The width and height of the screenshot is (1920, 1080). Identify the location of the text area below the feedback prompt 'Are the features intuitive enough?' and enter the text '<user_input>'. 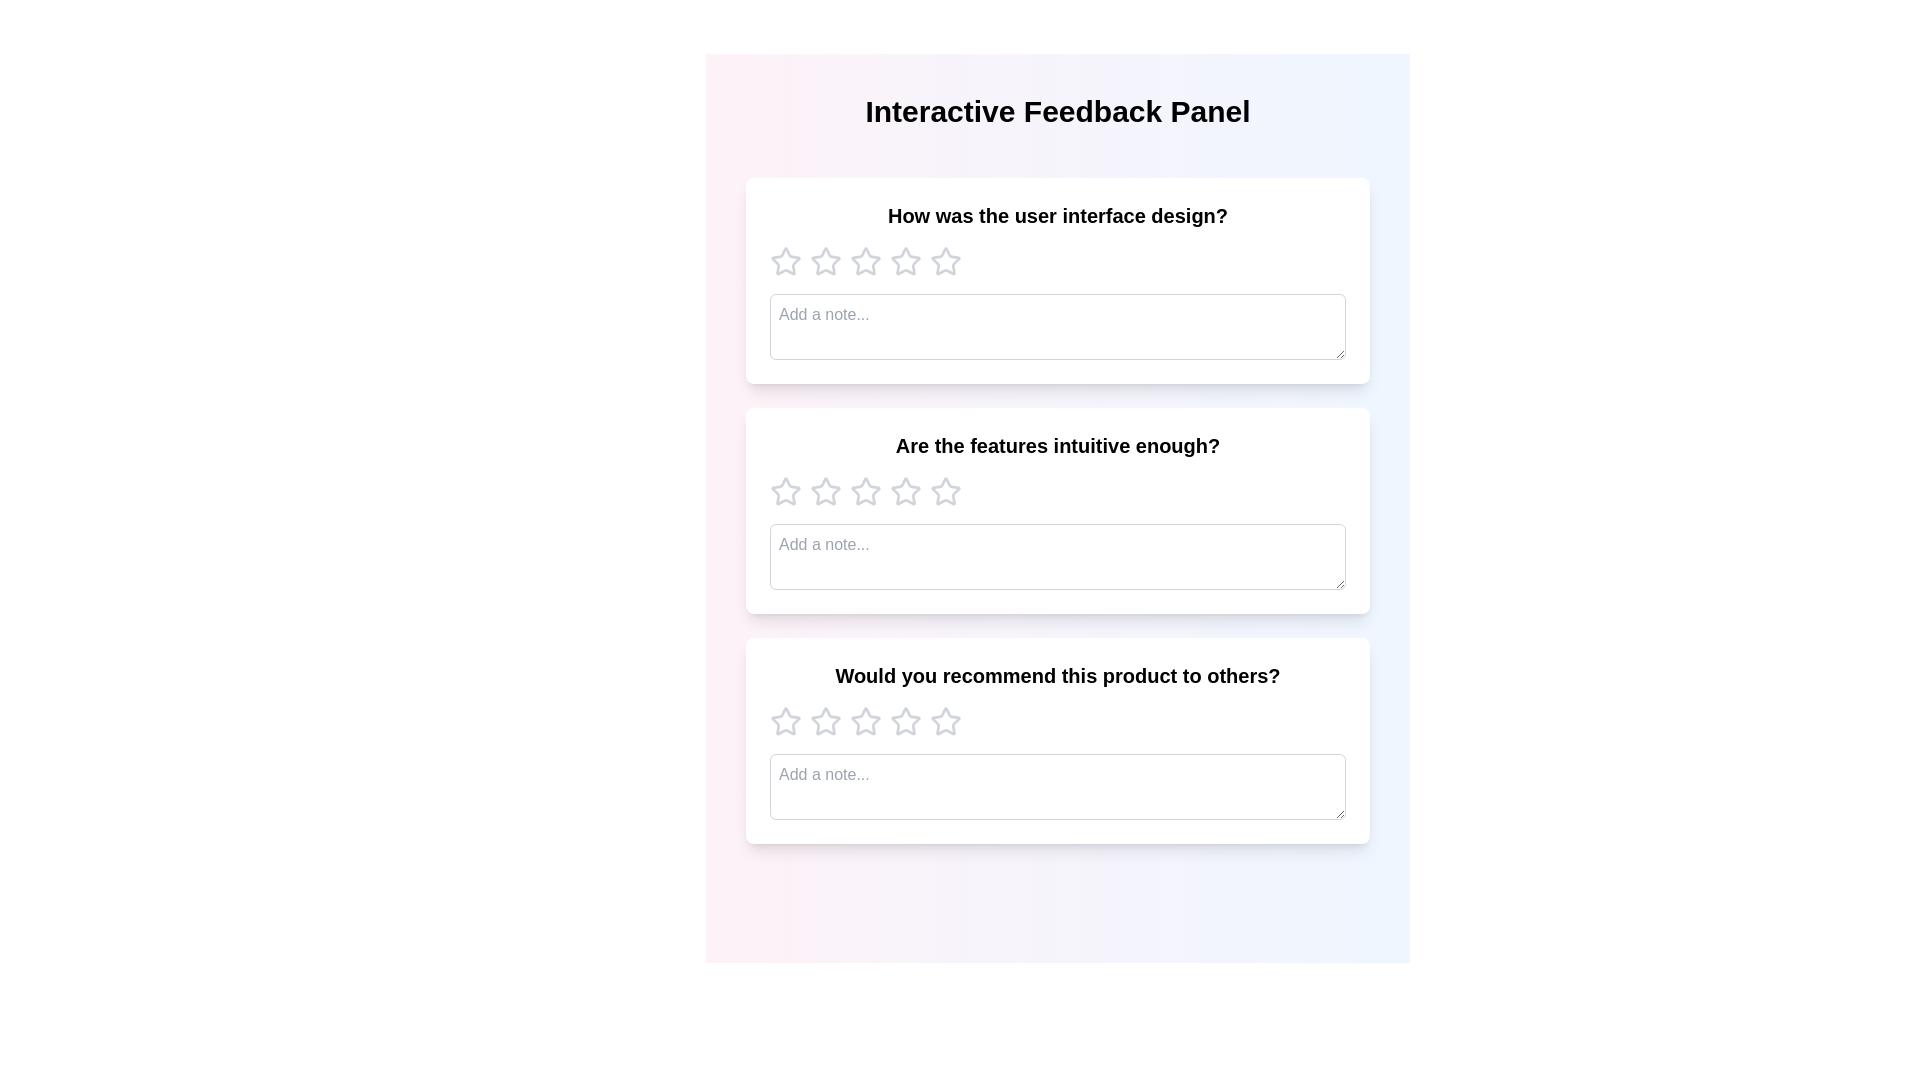
(1056, 556).